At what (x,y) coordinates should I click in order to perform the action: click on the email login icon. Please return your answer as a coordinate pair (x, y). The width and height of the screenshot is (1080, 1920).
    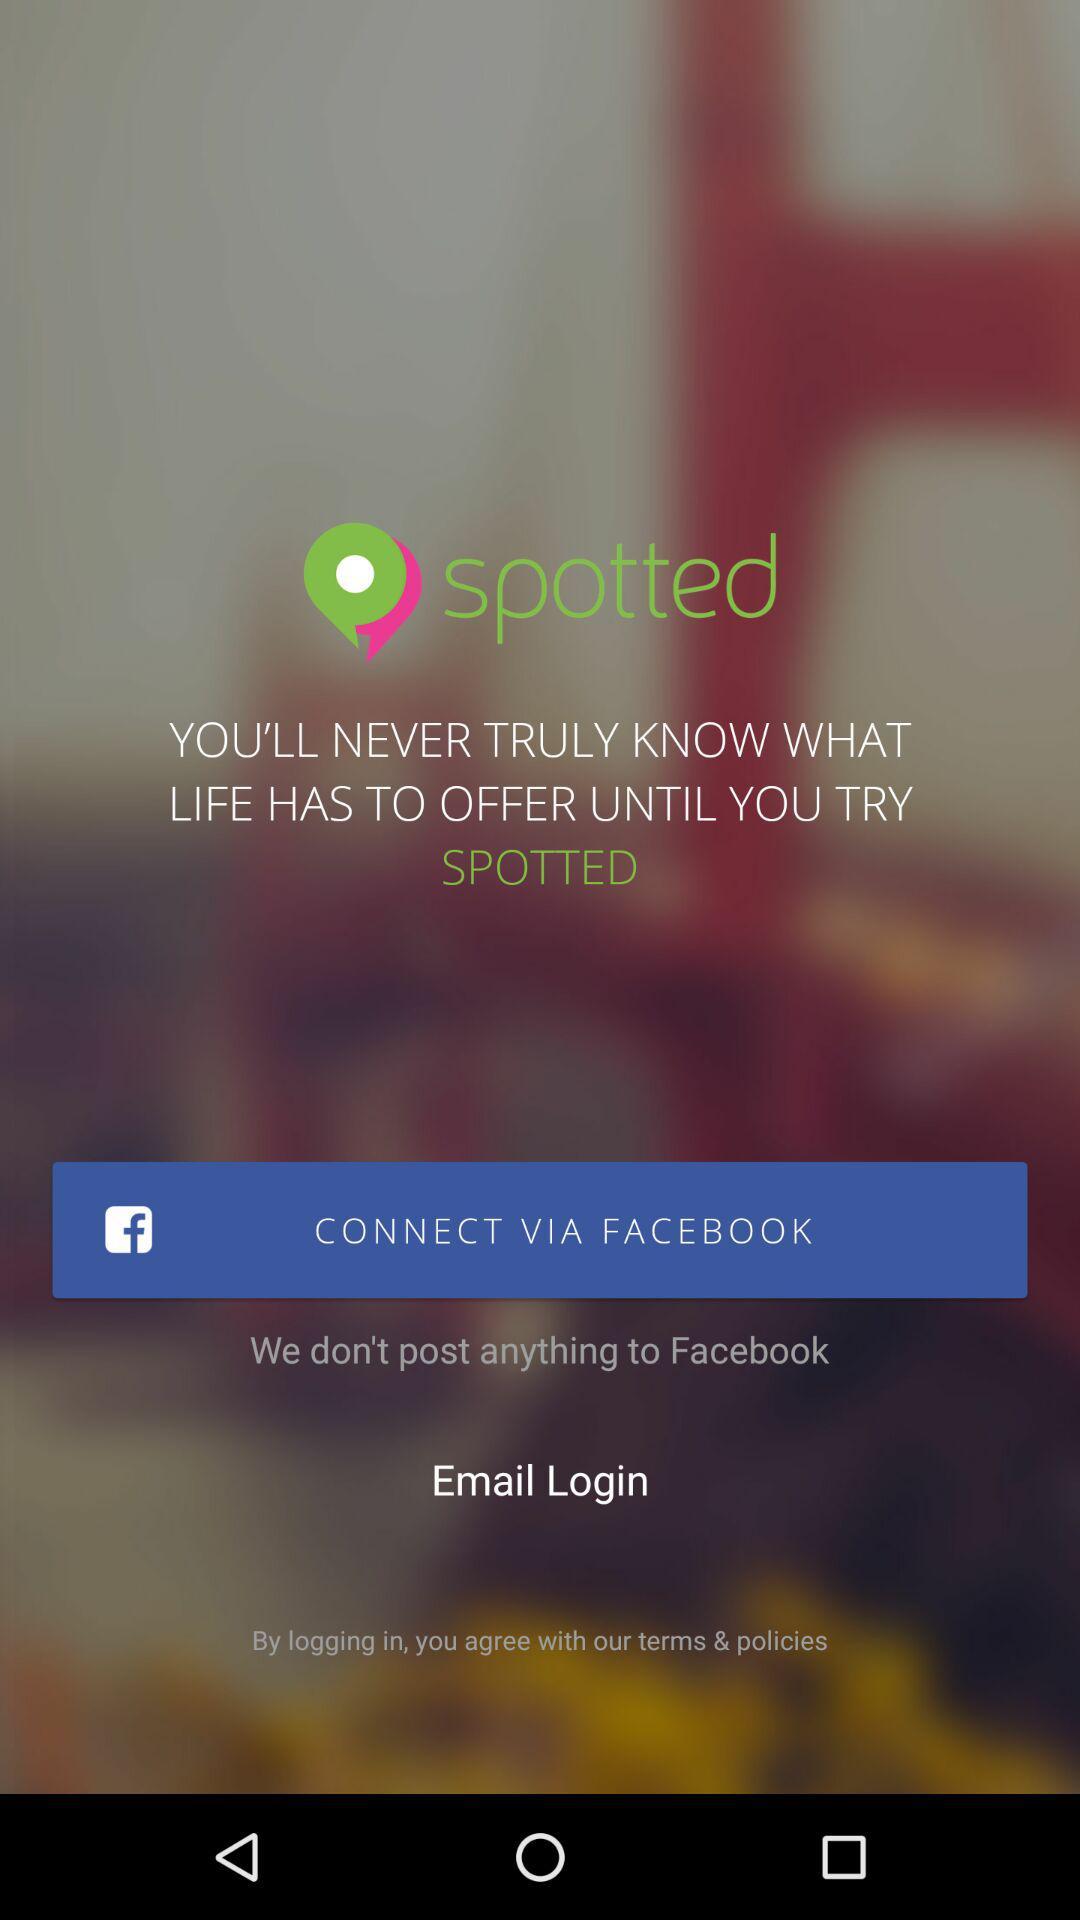
    Looking at the image, I should click on (540, 1478).